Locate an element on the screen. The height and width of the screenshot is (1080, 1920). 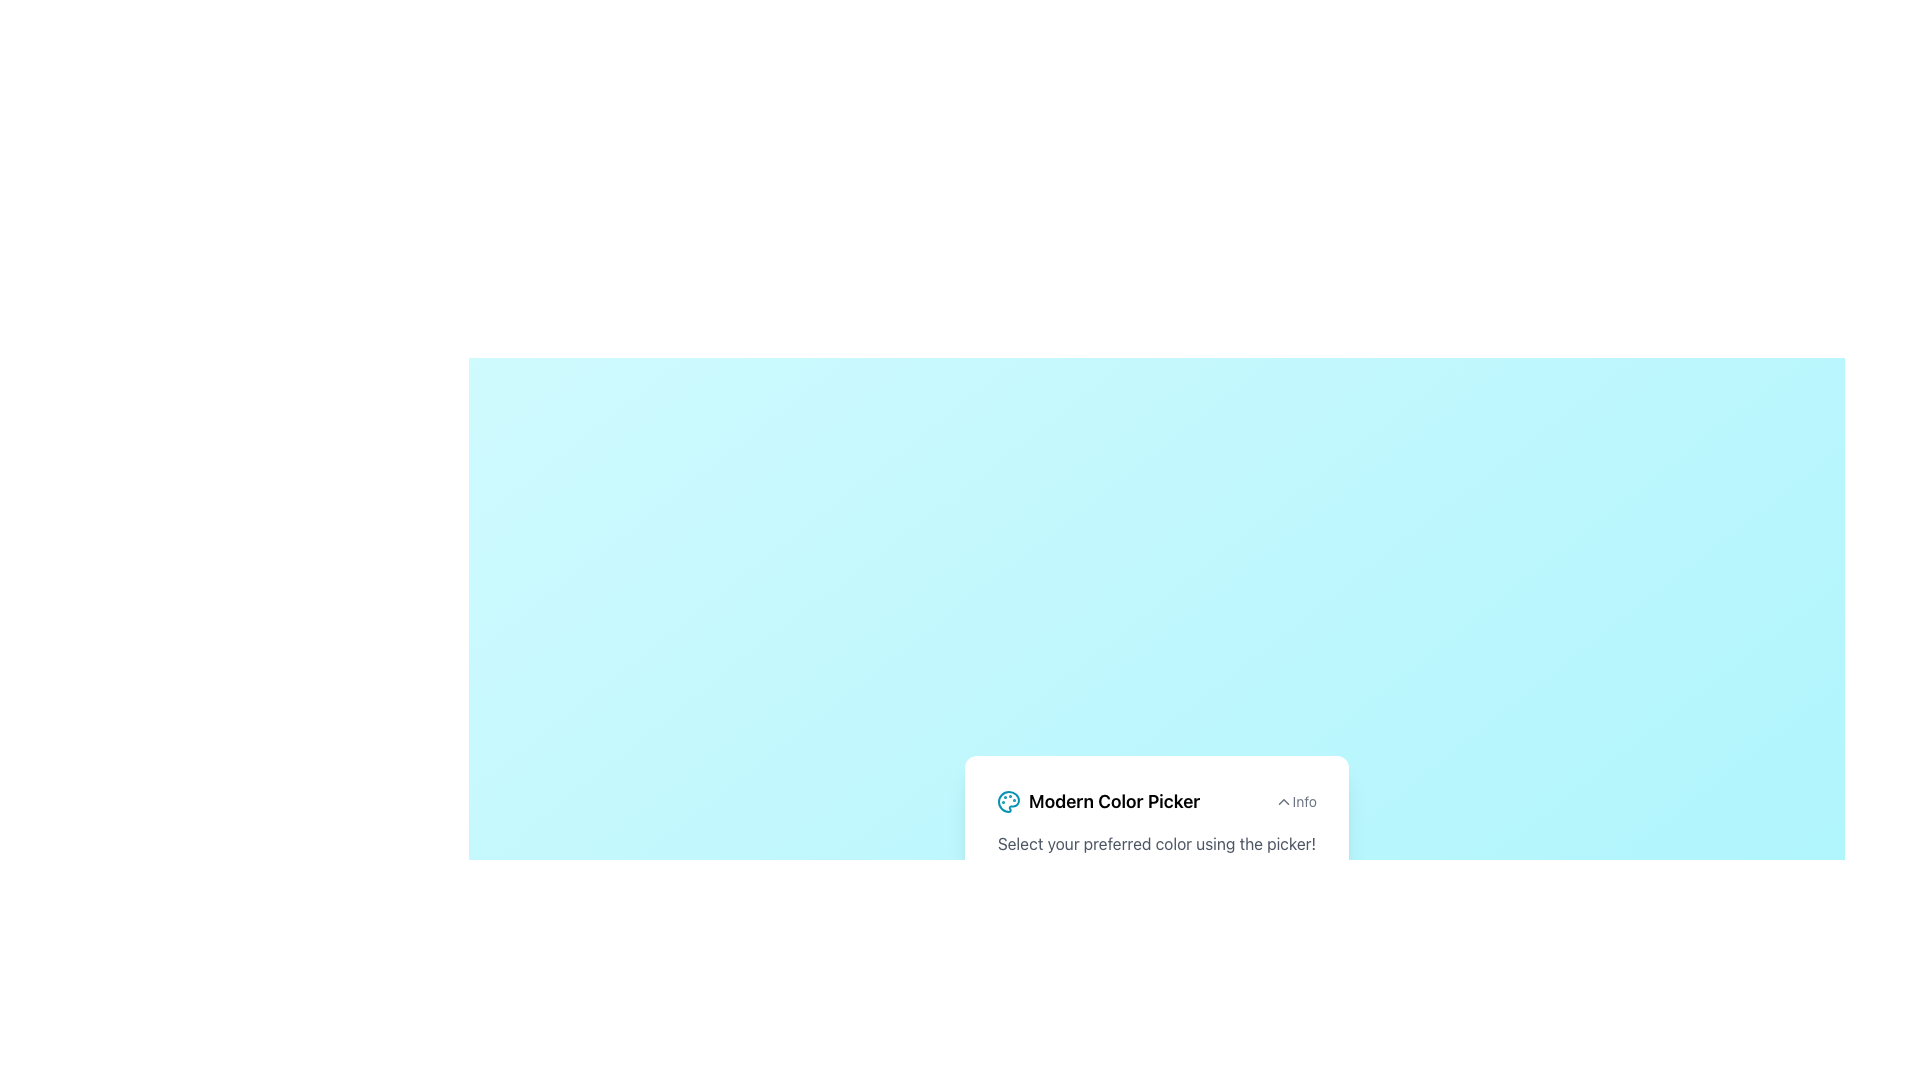
the cyan round-edged oval icon representing the palette in the color picker section of the UI is located at coordinates (1008, 800).